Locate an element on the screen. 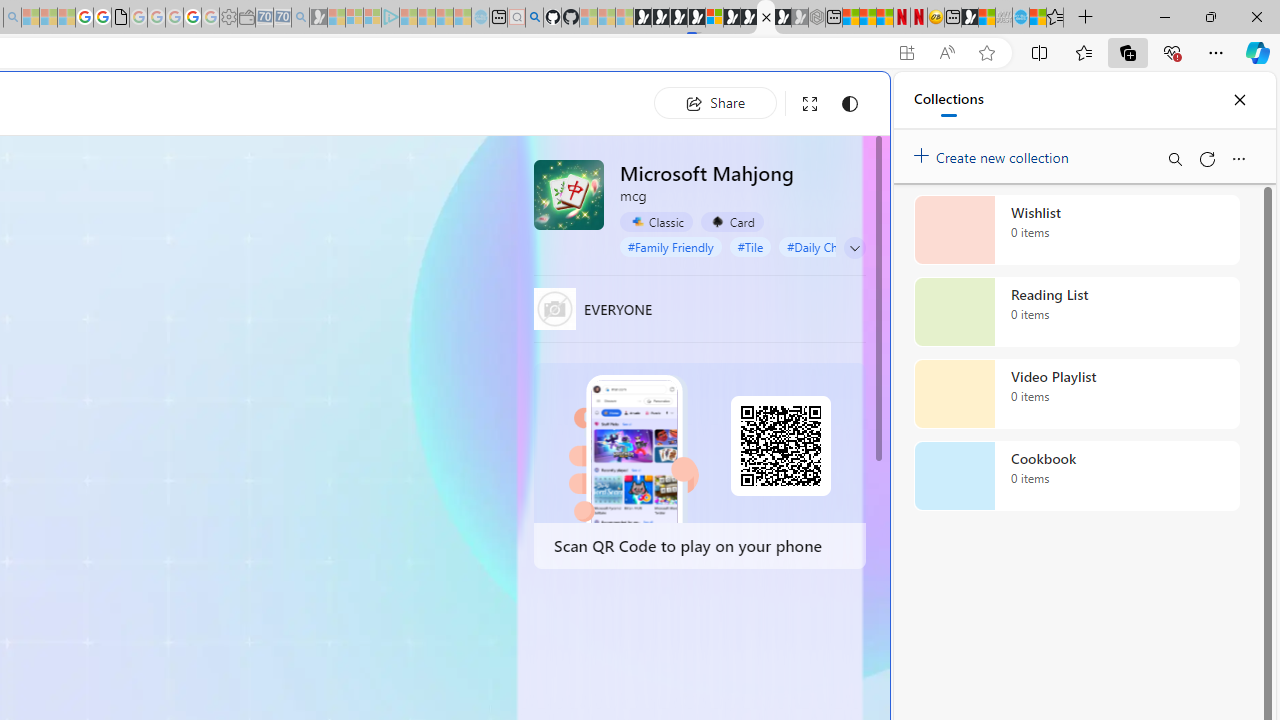 The image size is (1280, 720). 'Video Playlist collection, 0 items' is located at coordinates (1076, 394).